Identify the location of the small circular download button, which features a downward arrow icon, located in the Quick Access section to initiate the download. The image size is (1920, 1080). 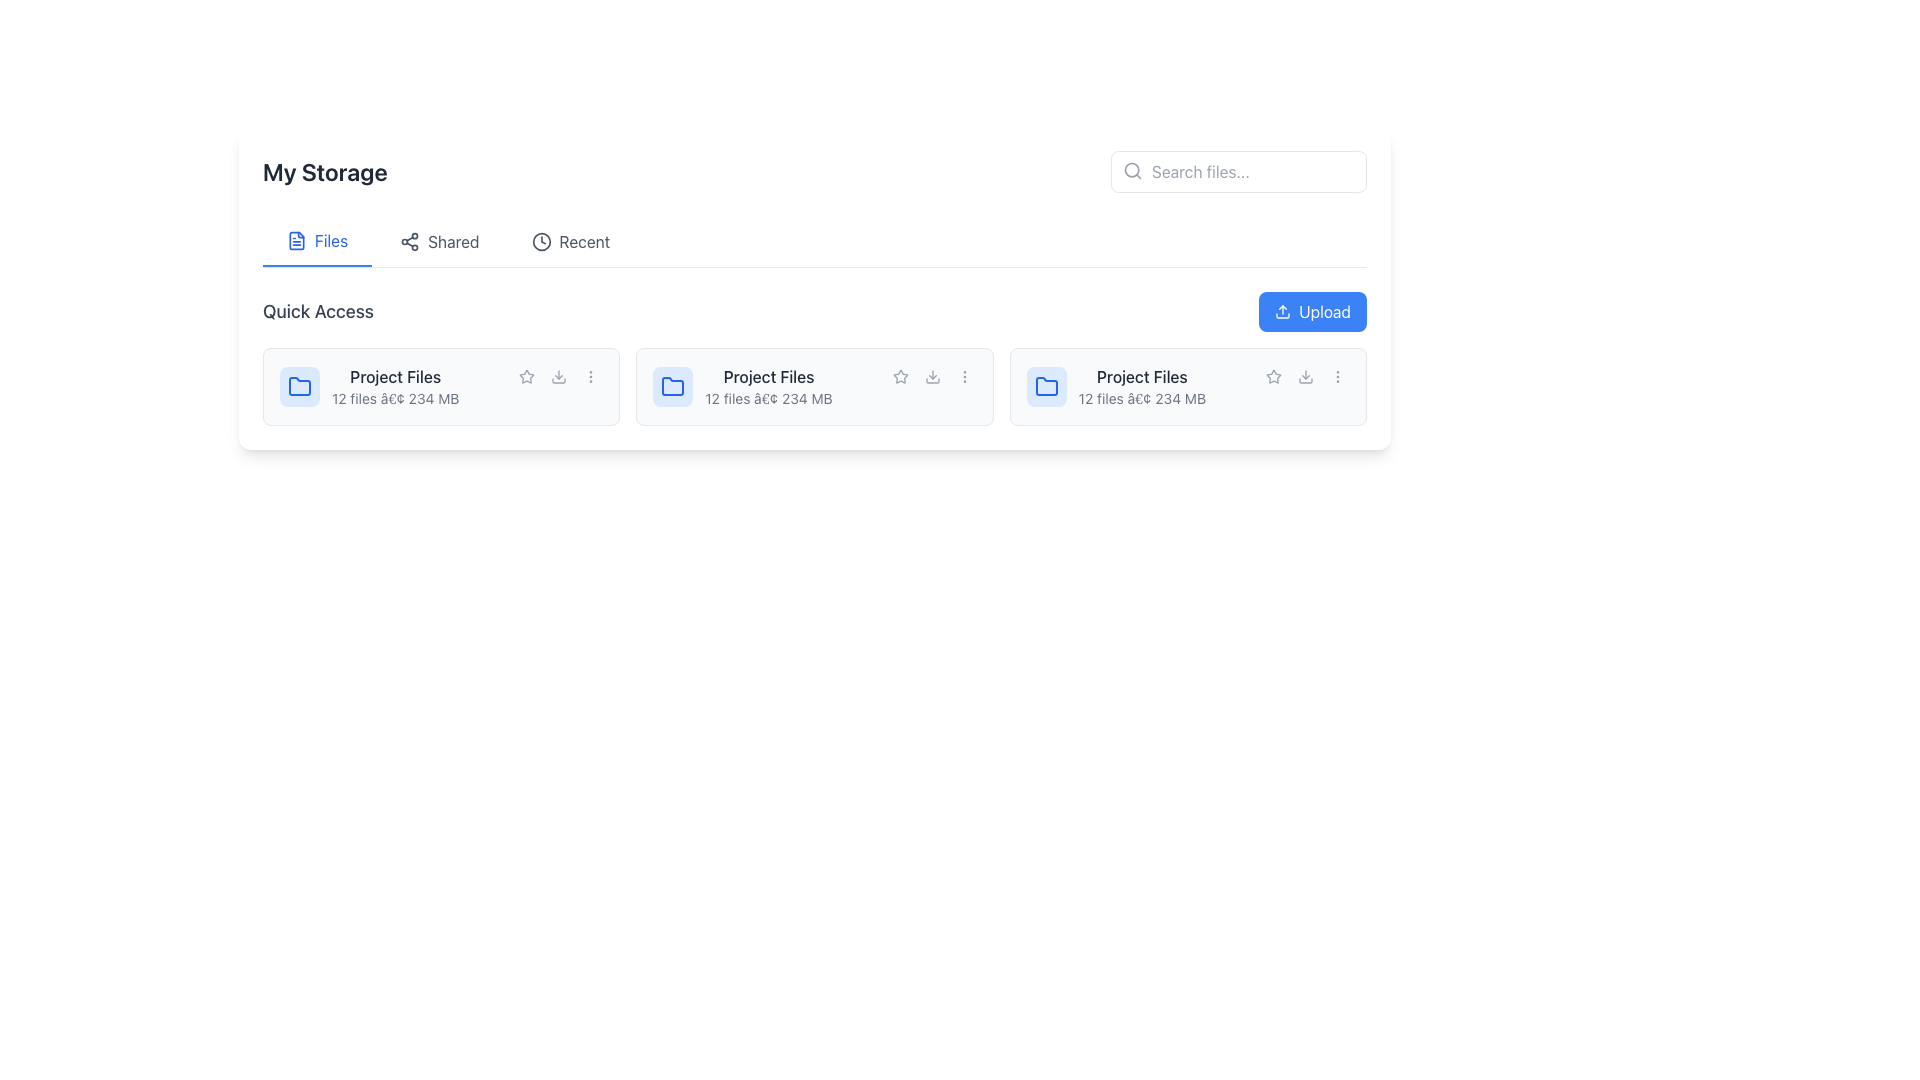
(558, 377).